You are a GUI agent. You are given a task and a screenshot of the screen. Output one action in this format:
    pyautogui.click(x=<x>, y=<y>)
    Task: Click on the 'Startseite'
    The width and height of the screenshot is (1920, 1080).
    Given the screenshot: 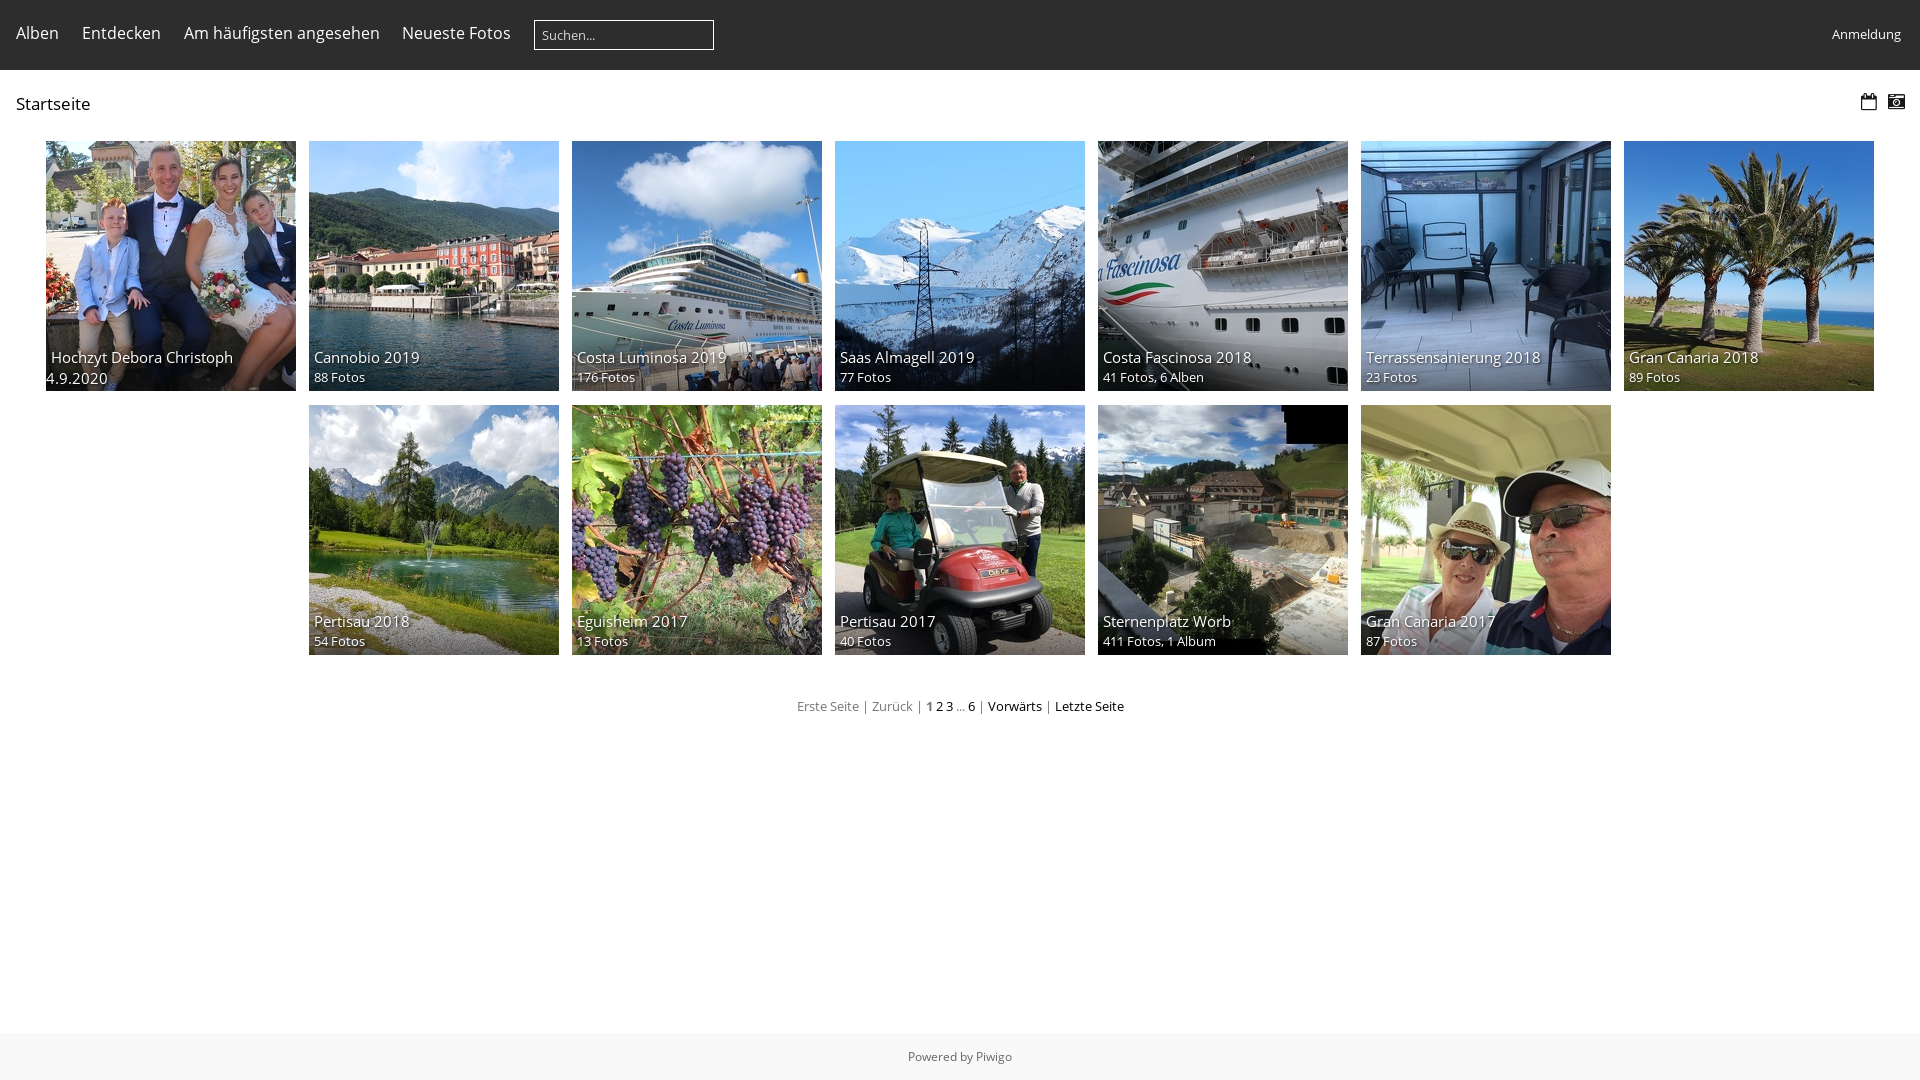 What is the action you would take?
    pyautogui.click(x=15, y=103)
    